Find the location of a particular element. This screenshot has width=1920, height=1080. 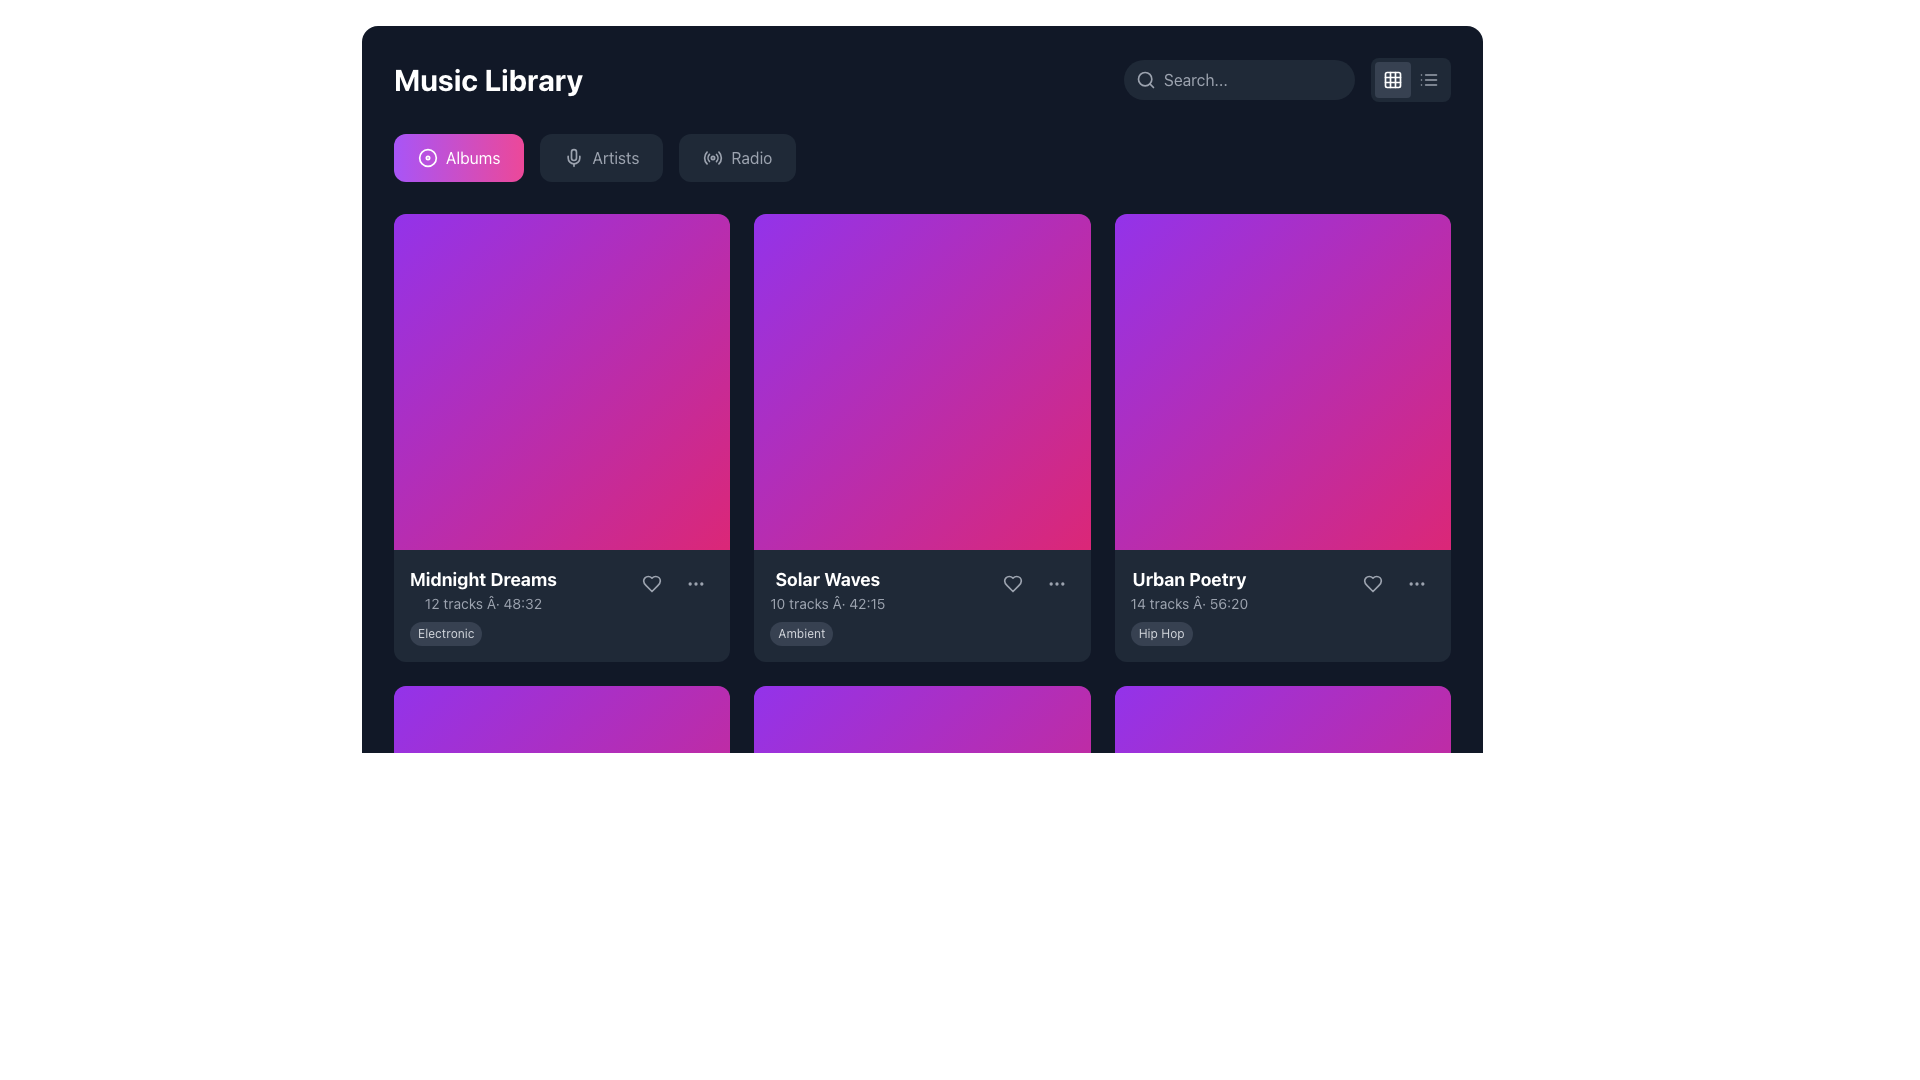

on the SVG Circle element that is the outer part of the disc icon within the 'Albums' button, which has a pink rectangular shape with rounded edges is located at coordinates (426, 157).